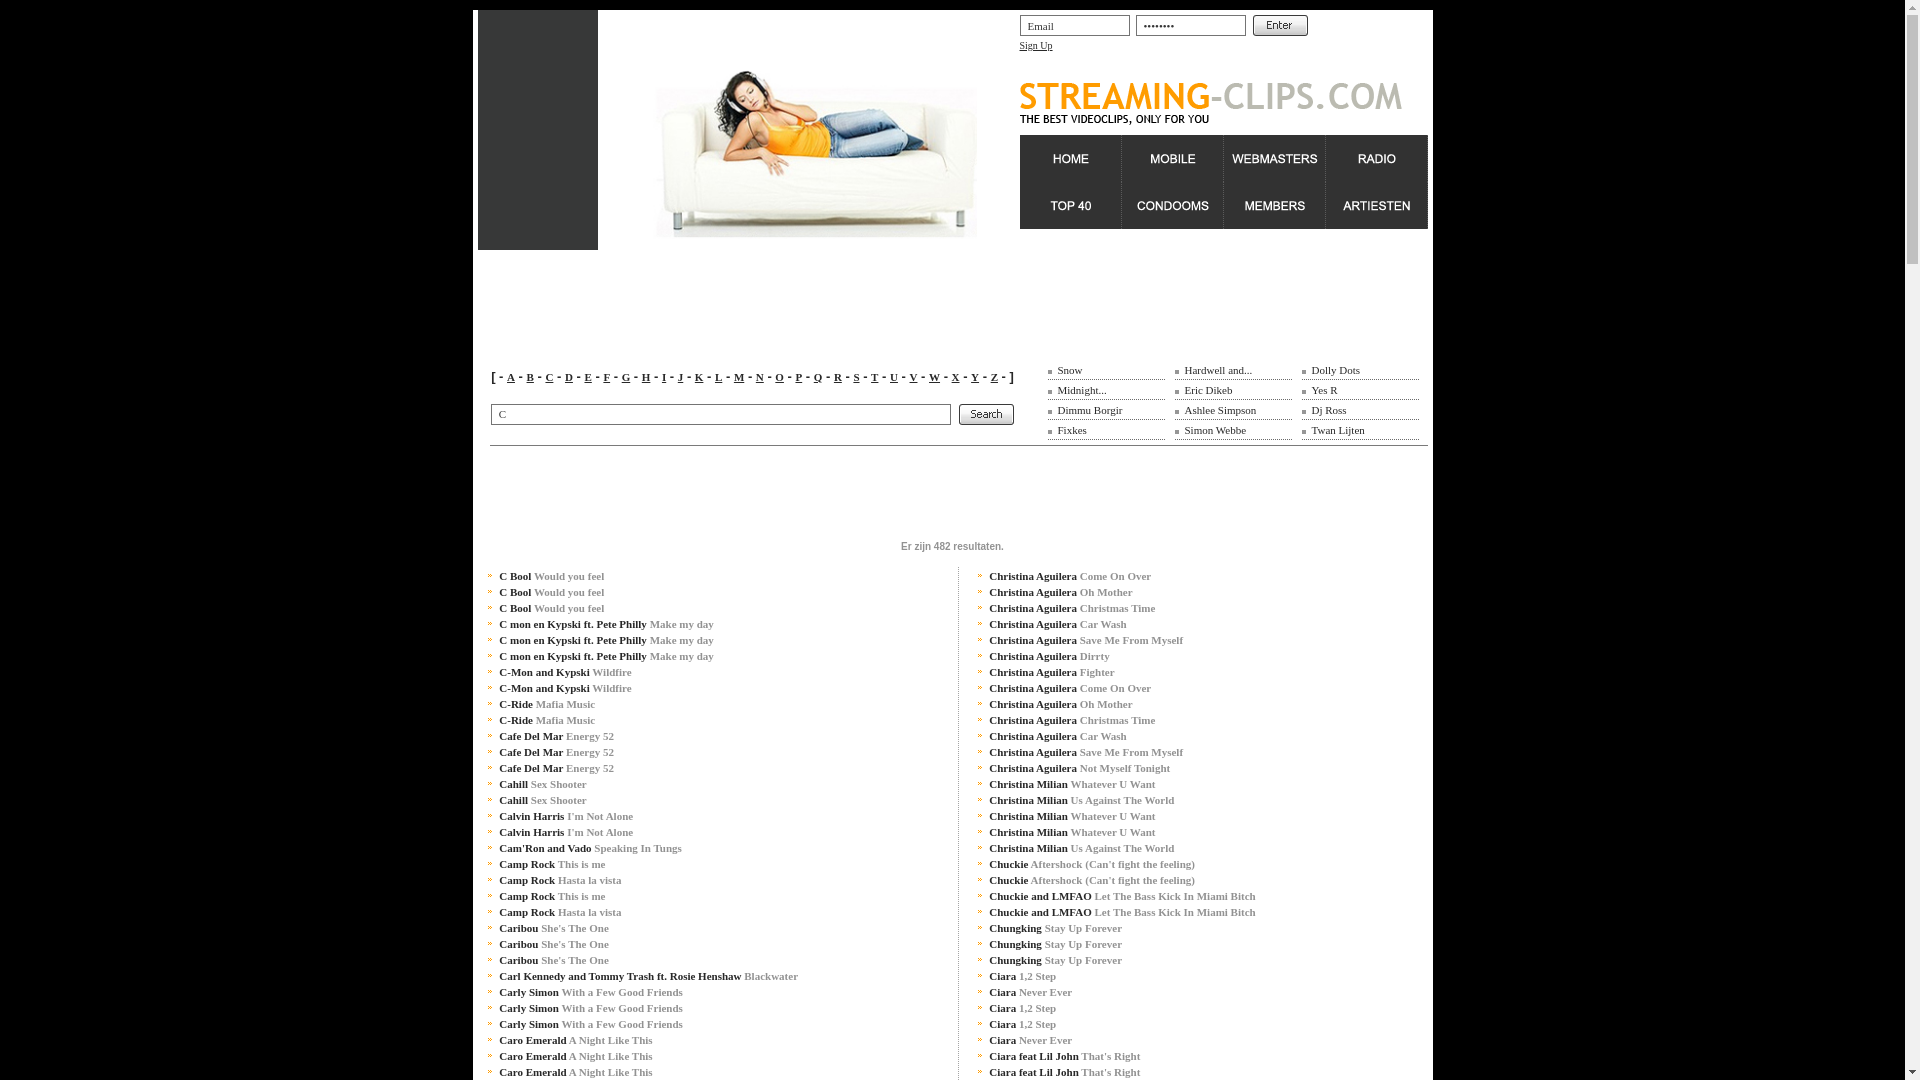 This screenshot has width=1920, height=1080. I want to click on 'Carly Simon With a Few Good Friends', so click(589, 1007).